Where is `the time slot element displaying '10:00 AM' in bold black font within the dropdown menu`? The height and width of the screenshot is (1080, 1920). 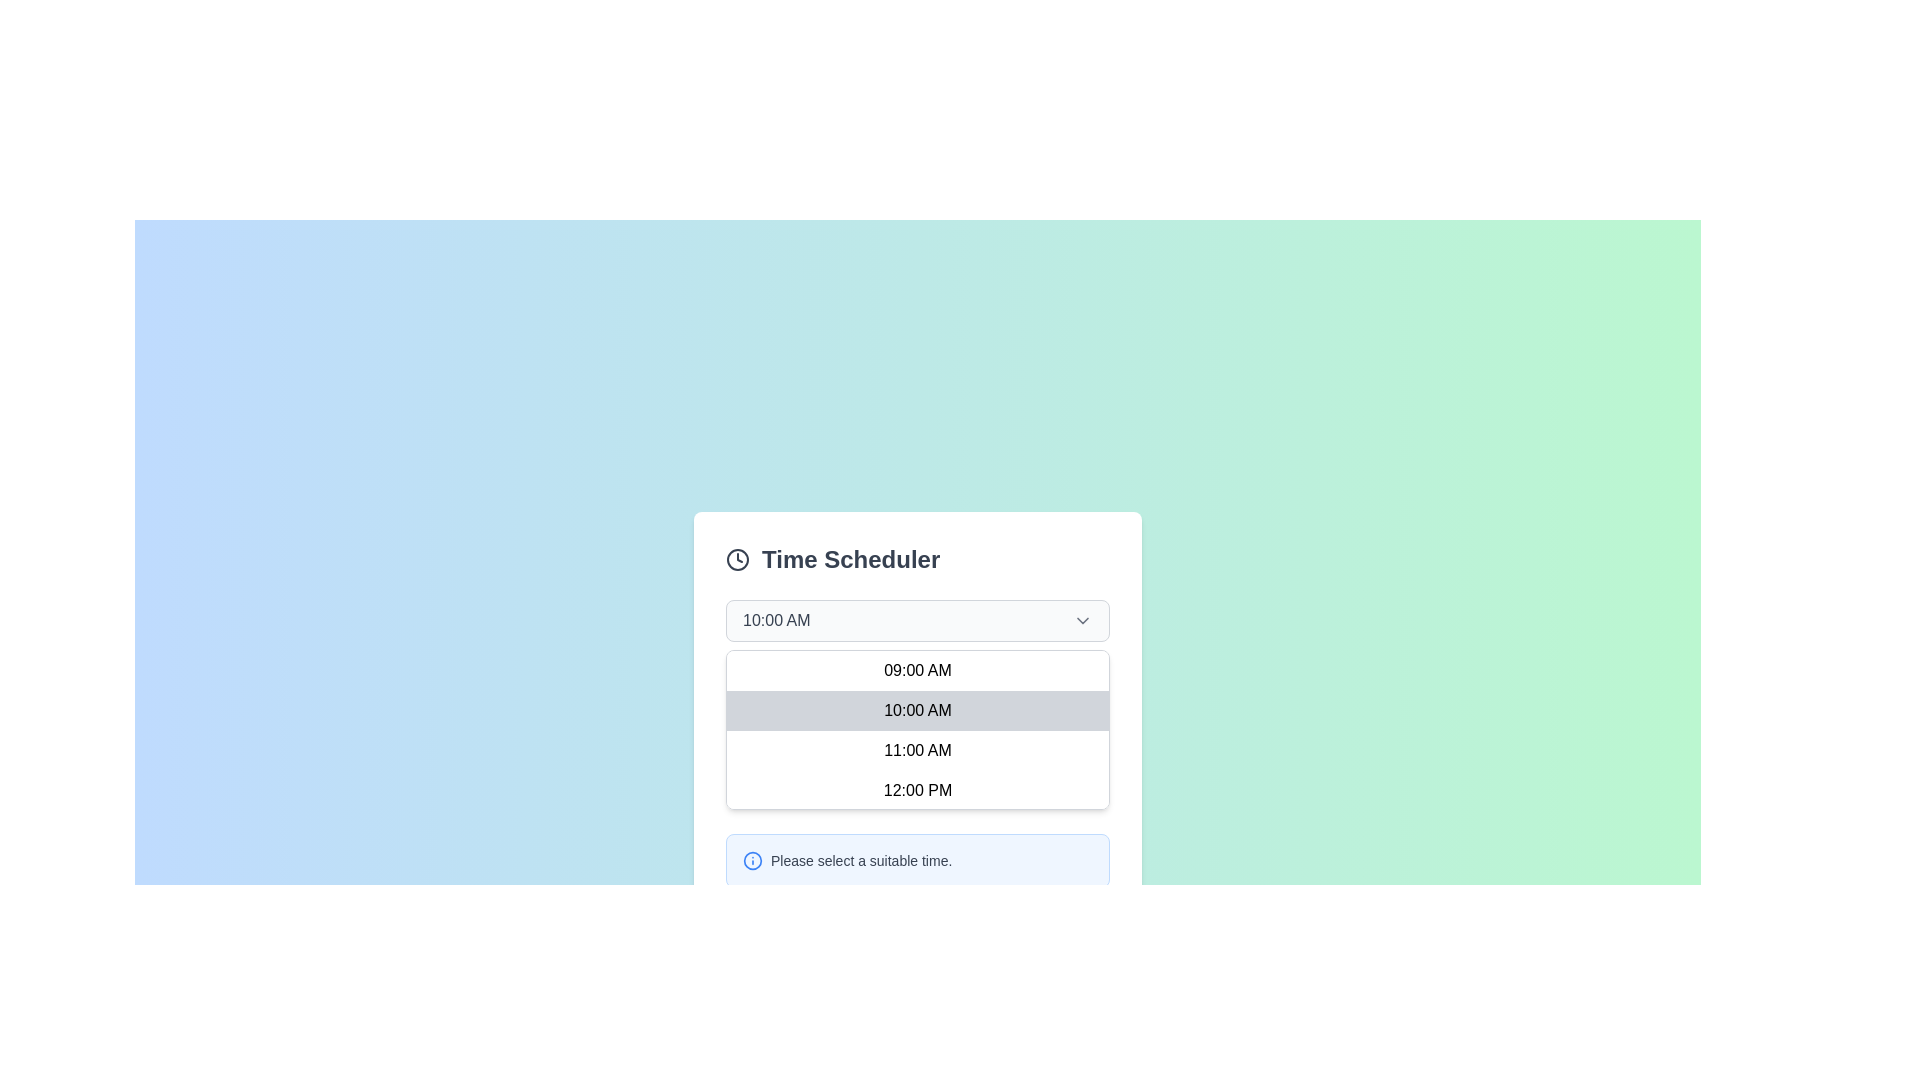
the time slot element displaying '10:00 AM' in bold black font within the dropdown menu is located at coordinates (916, 709).